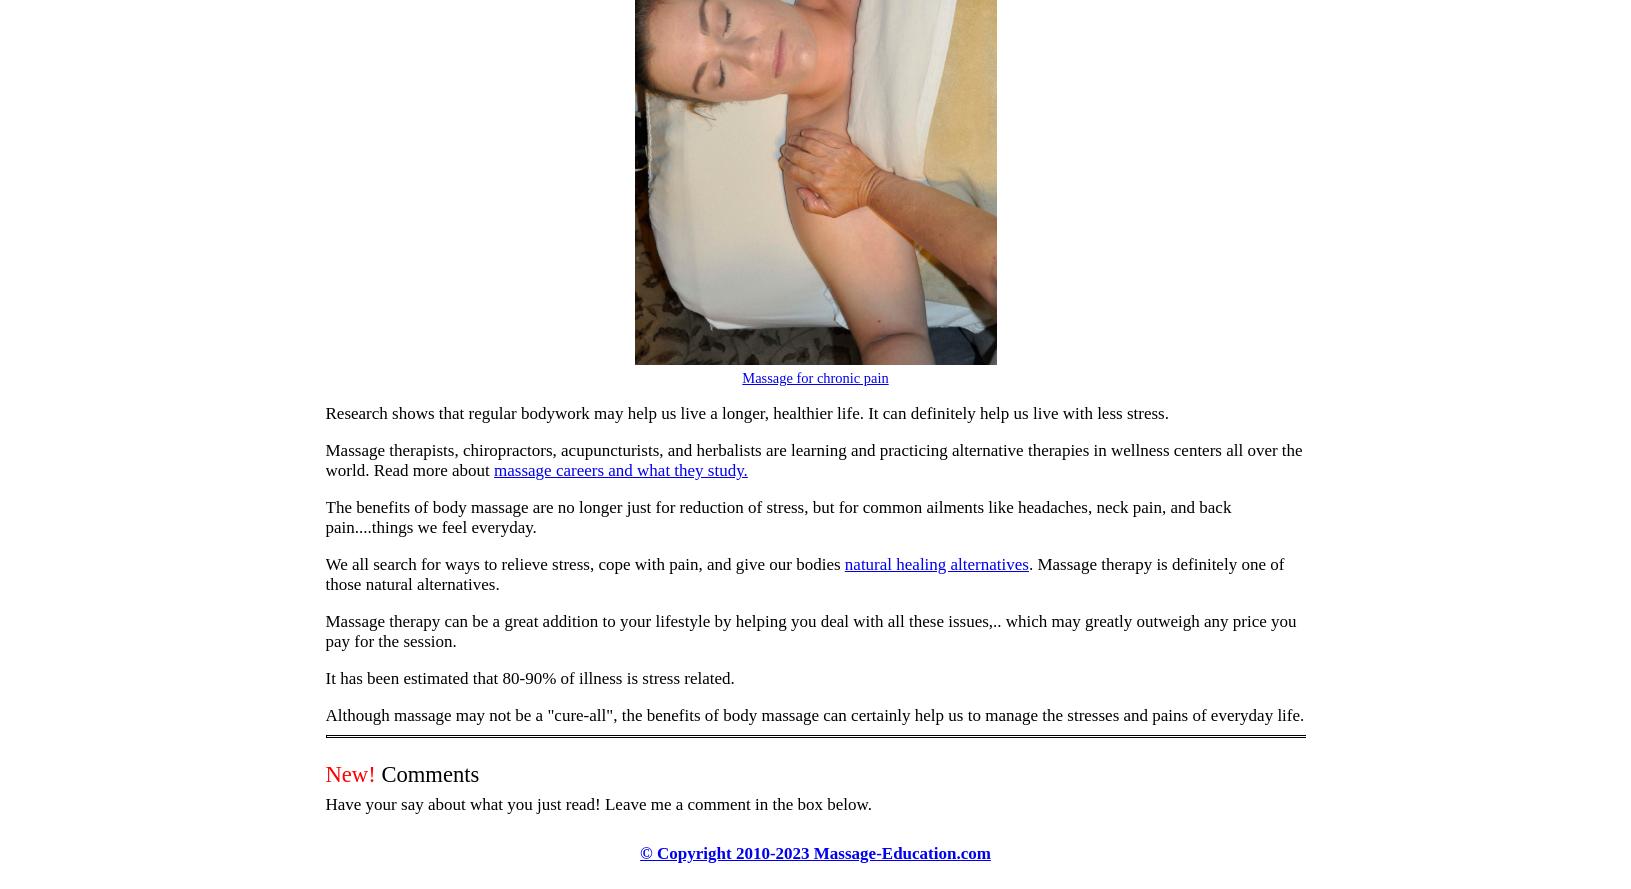 The width and height of the screenshot is (1631, 889). Describe the element at coordinates (324, 573) in the screenshot. I see `'. Massage therapy is definitely one of those natural alternatives.'` at that location.